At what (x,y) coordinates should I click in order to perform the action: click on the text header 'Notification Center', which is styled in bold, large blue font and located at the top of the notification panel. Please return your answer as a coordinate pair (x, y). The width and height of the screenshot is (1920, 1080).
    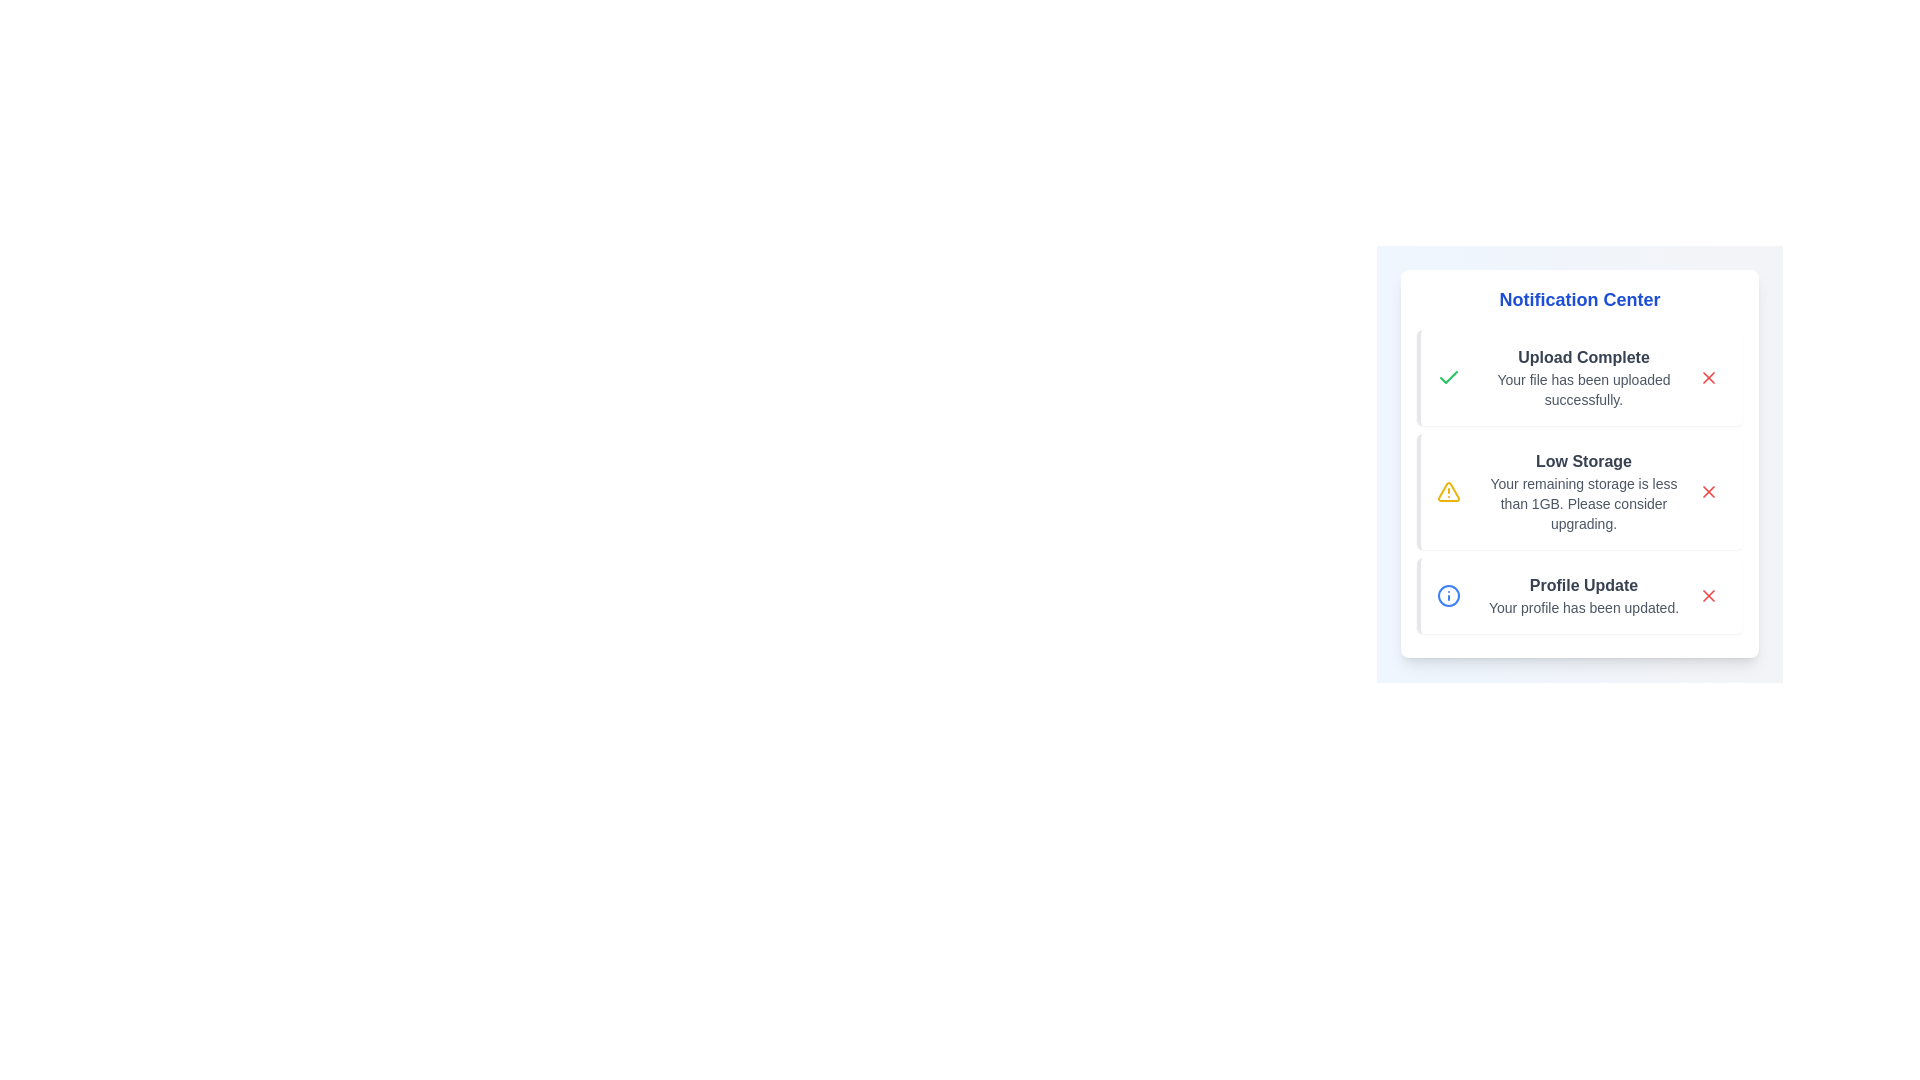
    Looking at the image, I should click on (1578, 300).